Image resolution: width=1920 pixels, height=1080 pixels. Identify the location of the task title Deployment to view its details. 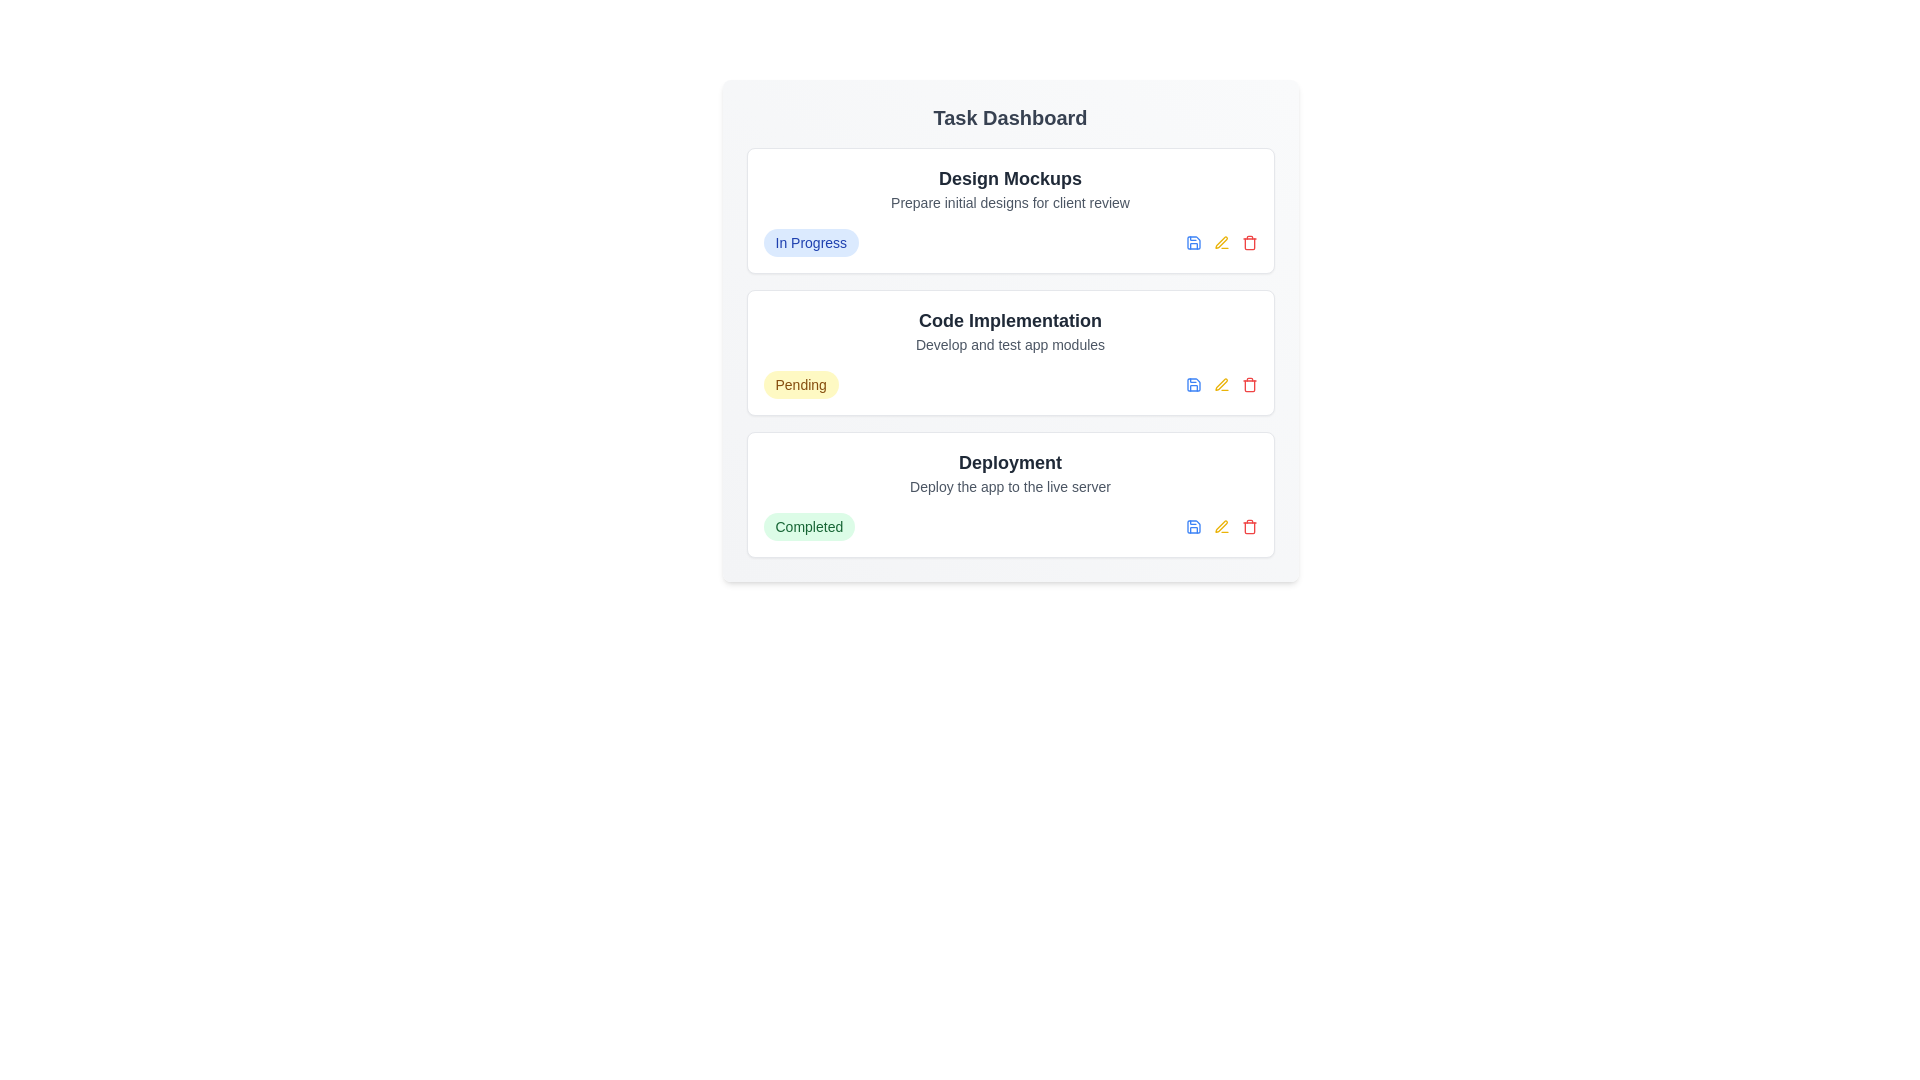
(1010, 462).